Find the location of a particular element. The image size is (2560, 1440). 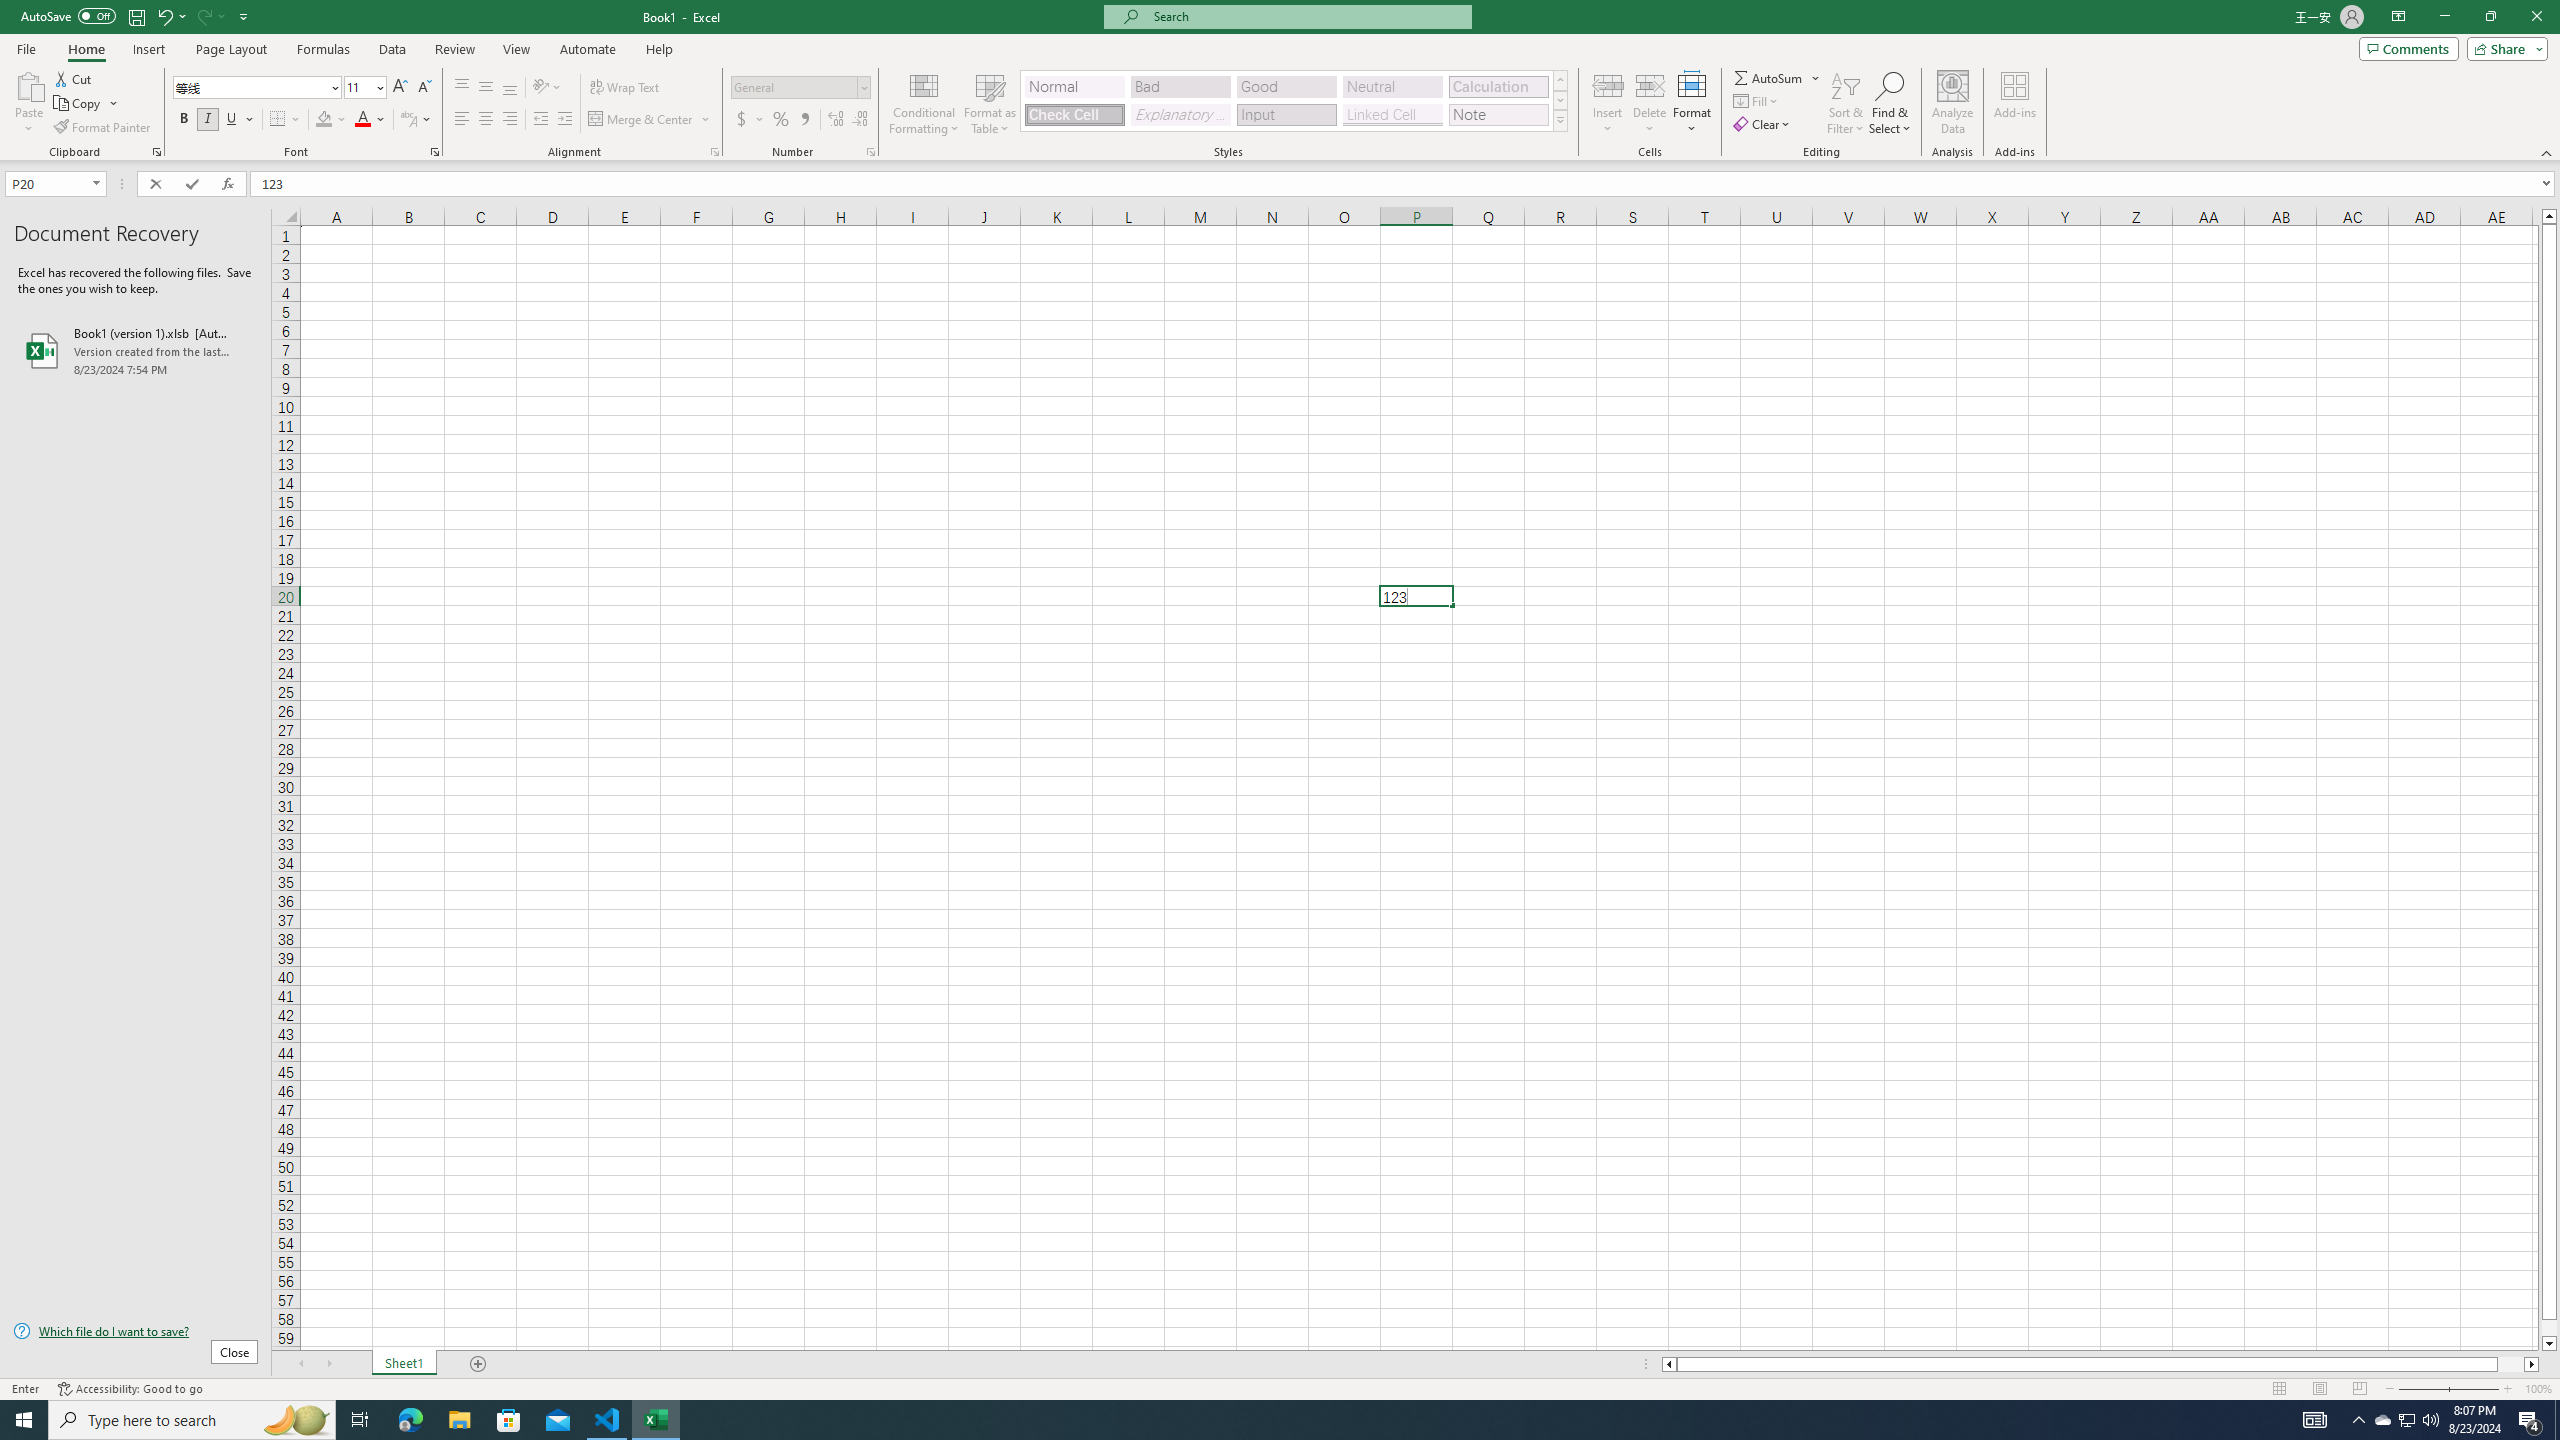

'Align Left' is located at coordinates (461, 118).